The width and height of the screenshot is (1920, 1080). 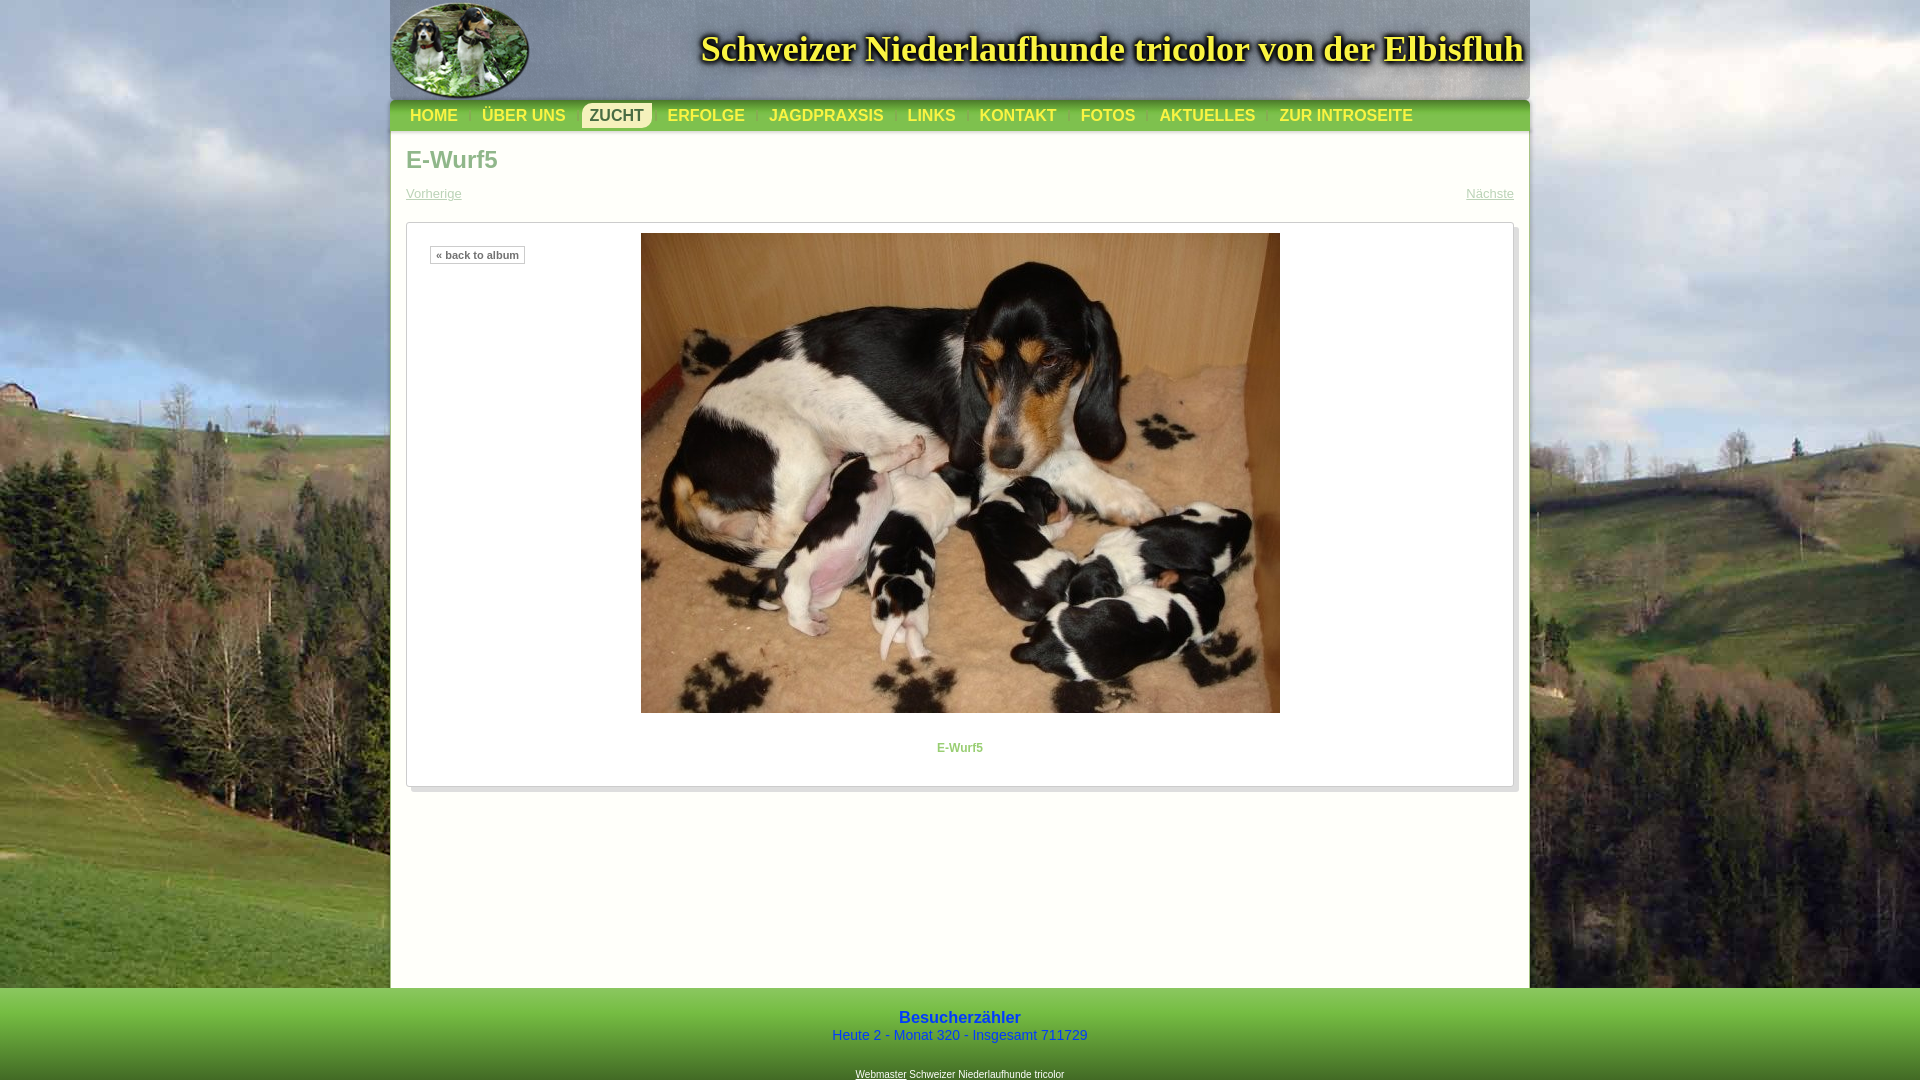 What do you see at coordinates (706, 115) in the screenshot?
I see `'ERFOLGE'` at bounding box center [706, 115].